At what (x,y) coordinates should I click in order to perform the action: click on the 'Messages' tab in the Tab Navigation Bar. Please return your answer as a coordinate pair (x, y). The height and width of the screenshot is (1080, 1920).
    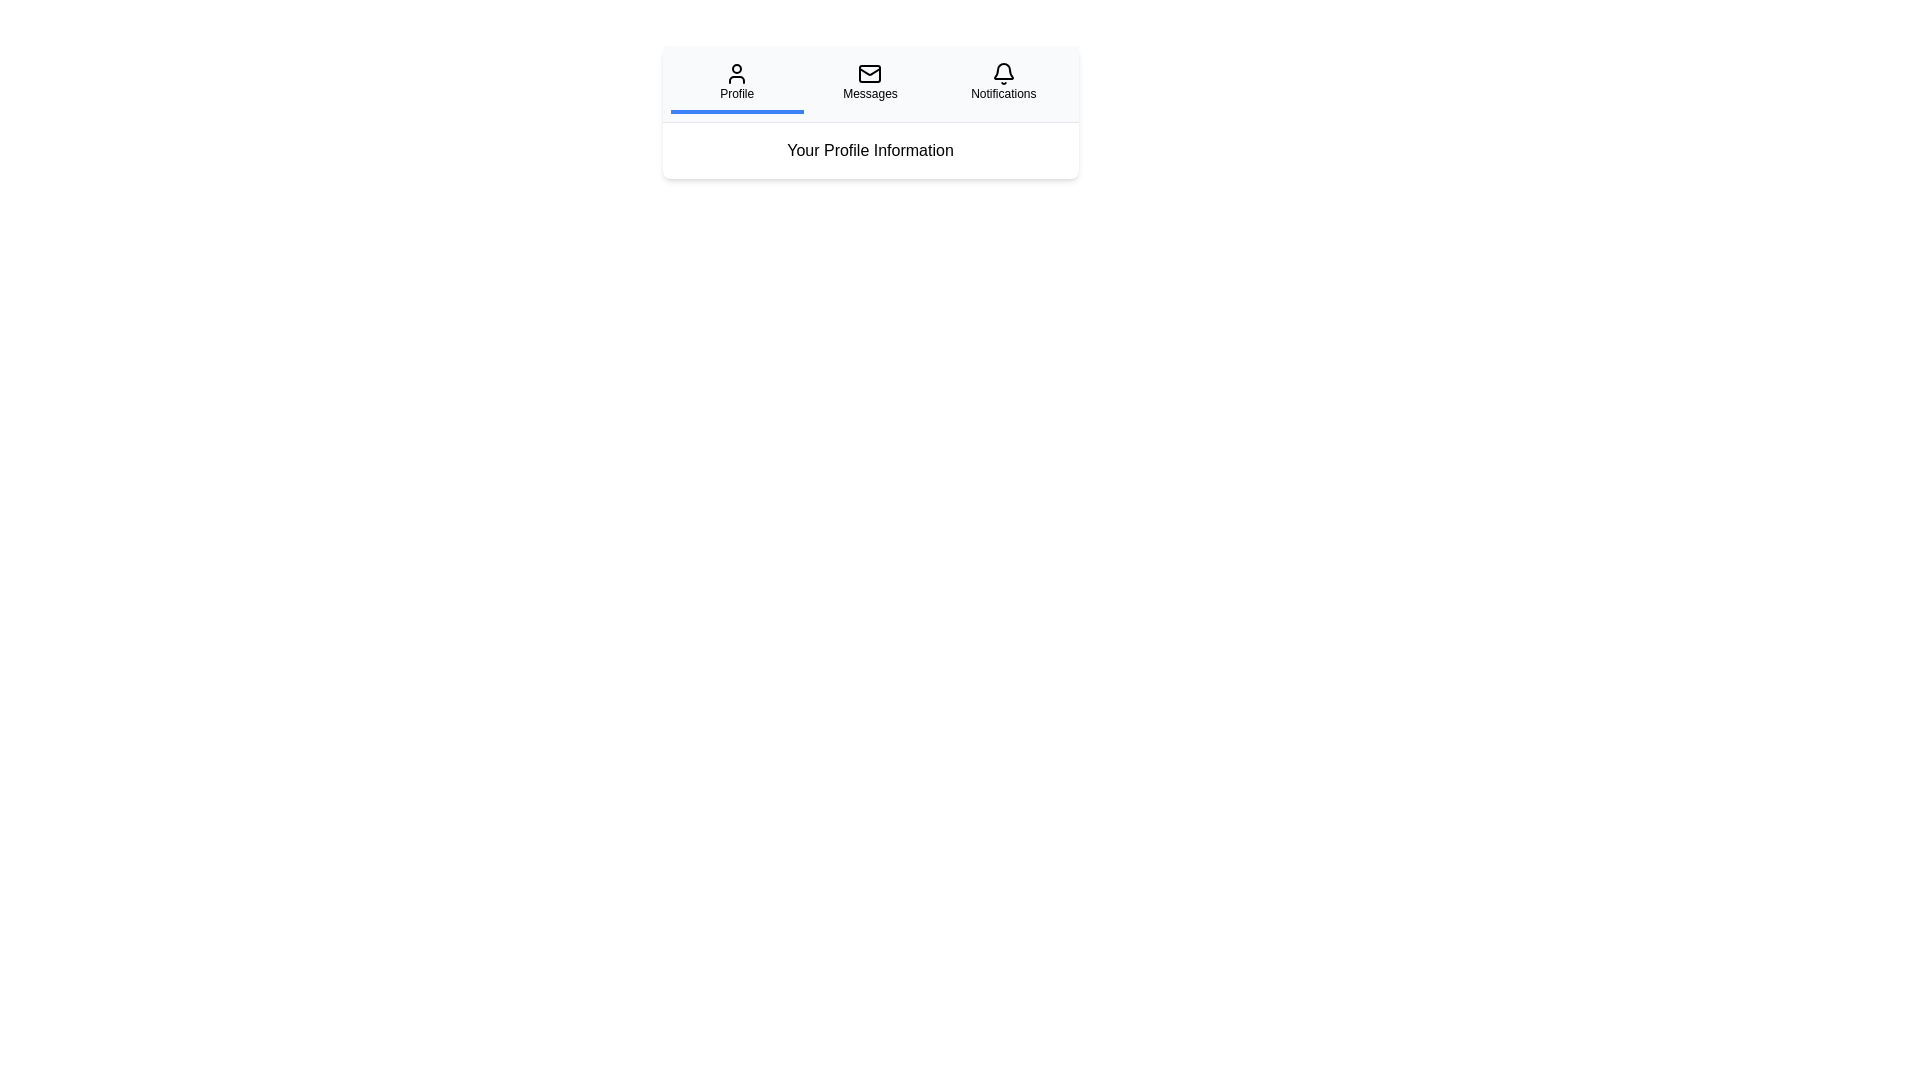
    Looking at the image, I should click on (870, 83).